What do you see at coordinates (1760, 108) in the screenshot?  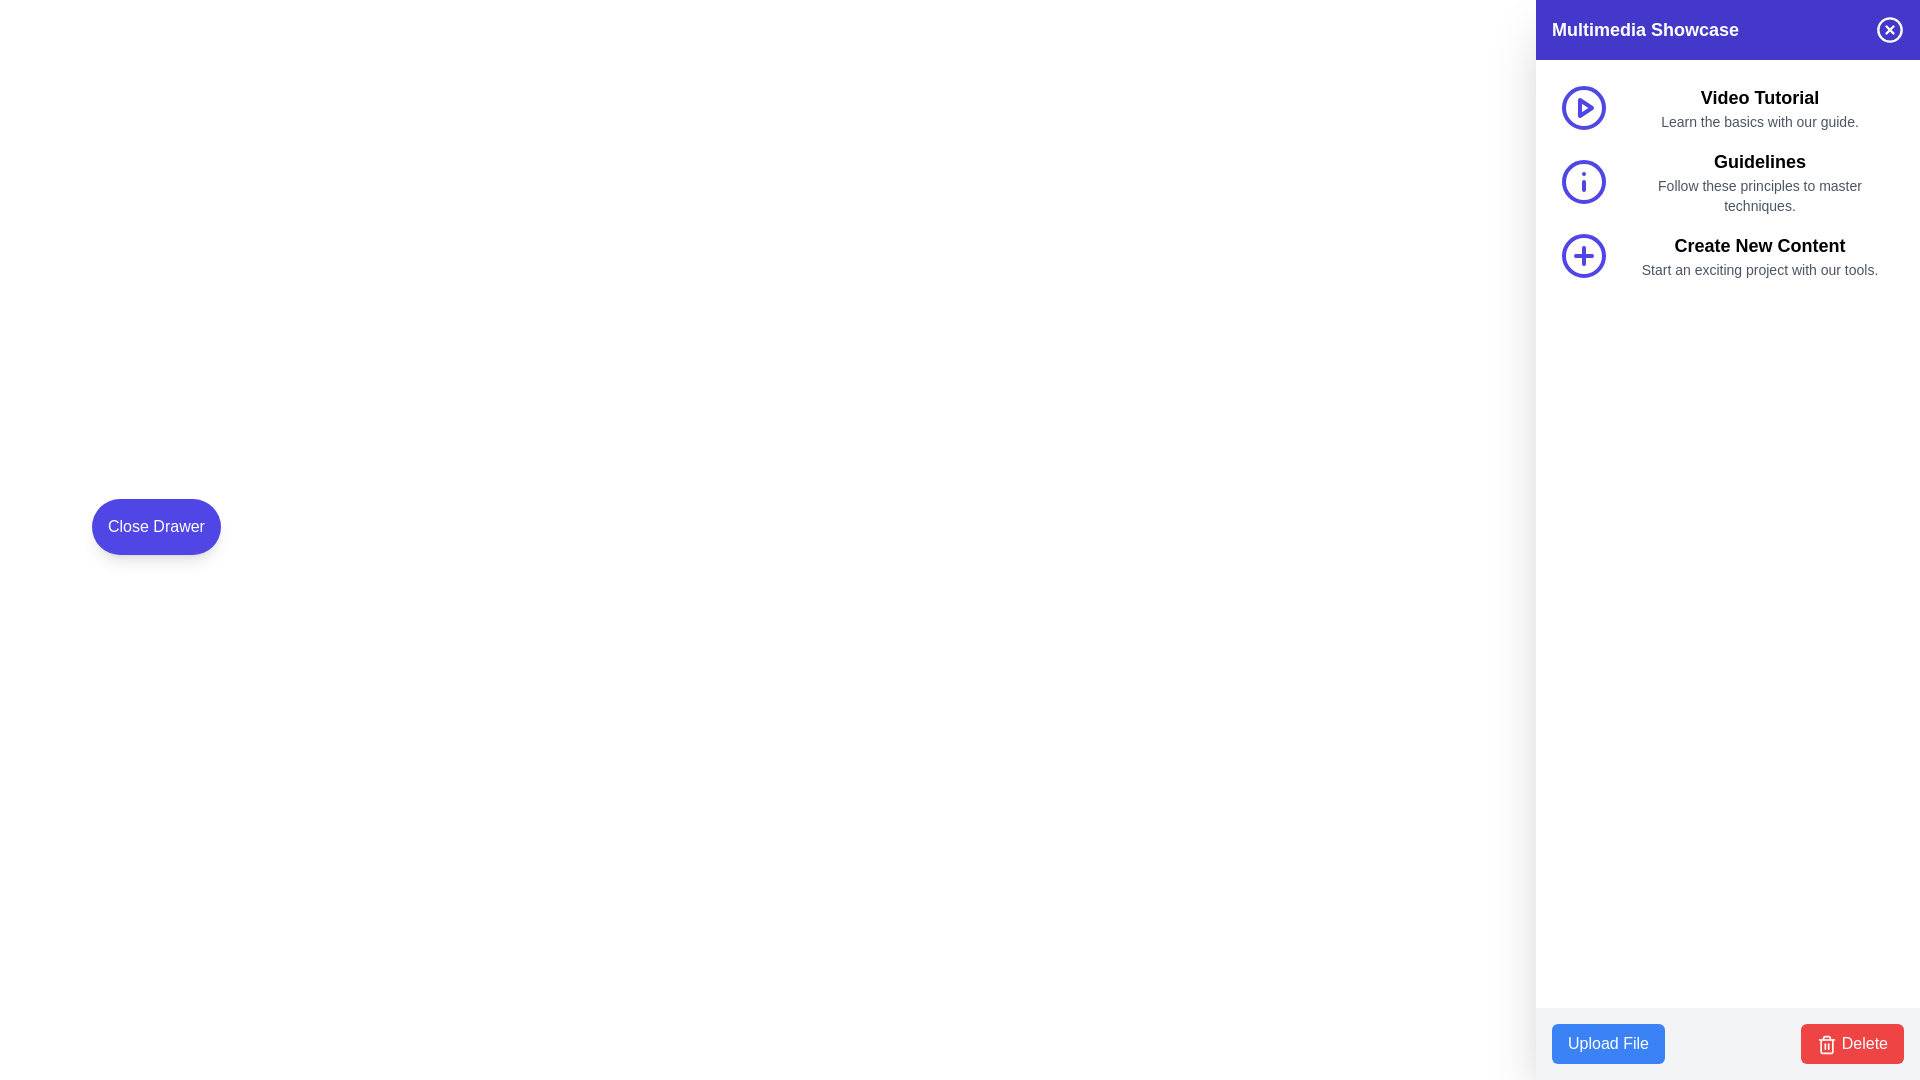 I see `the 'Video Tutorial' text block, which contains two lines of text: the top line in bold reads 'Video Tutorial' and the bottom line in lighter font reads 'Learn the basics with our guide.' This element is located on the right side of the interface, between a play button icon above and 'Guidelines' below` at bounding box center [1760, 108].